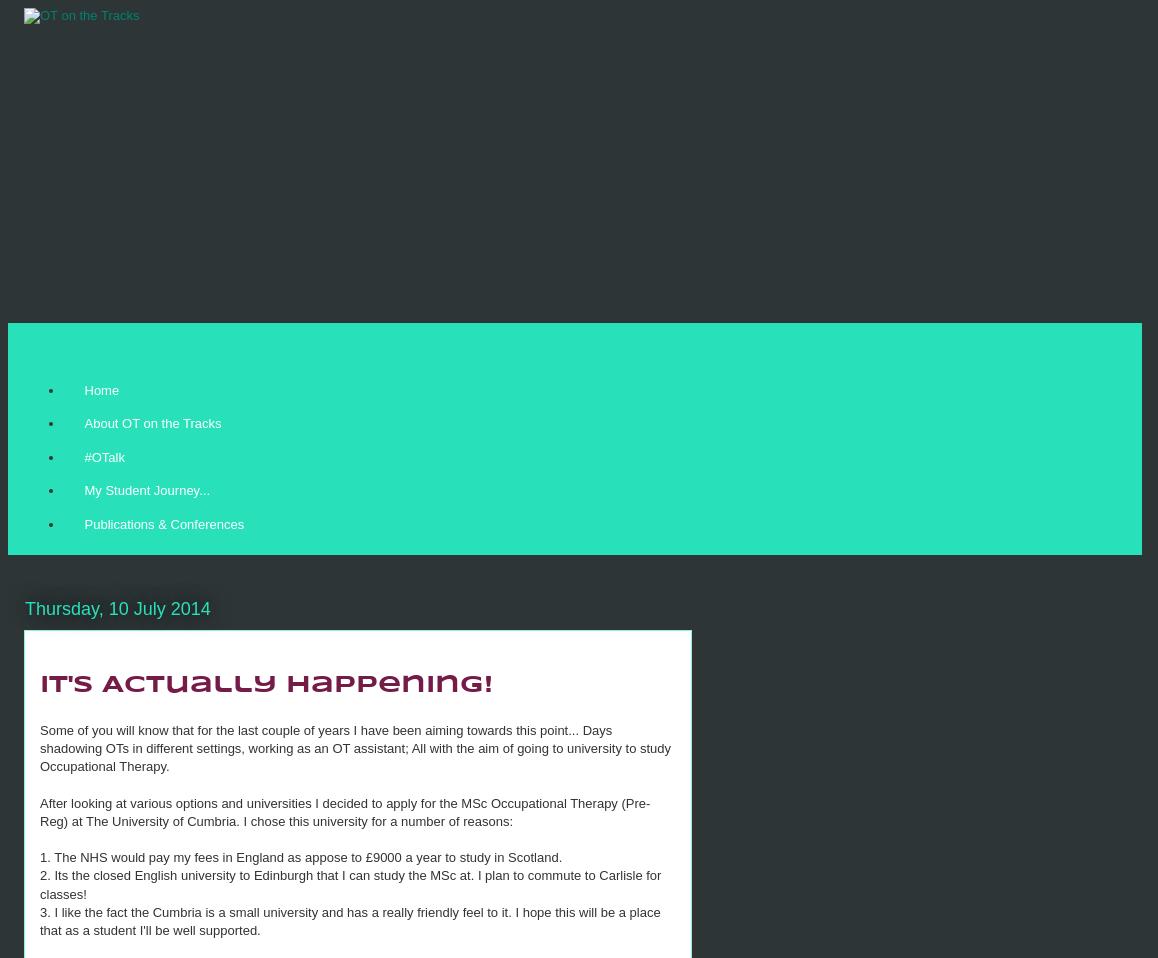 This screenshot has height=958, width=1158. I want to click on 'Thursday, 10 July 2014', so click(116, 608).